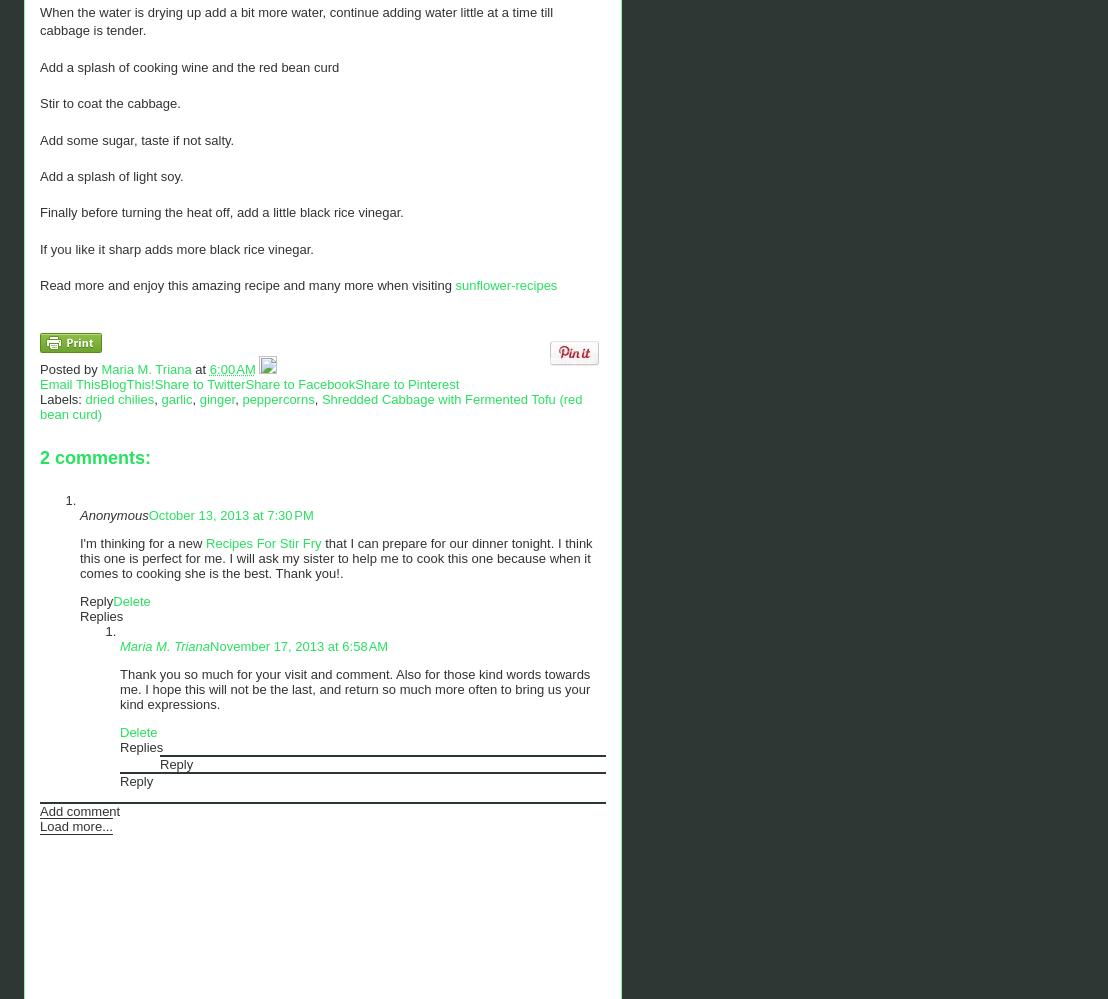 The height and width of the screenshot is (999, 1108). Describe the element at coordinates (39, 368) in the screenshot. I see `'Posted by'` at that location.